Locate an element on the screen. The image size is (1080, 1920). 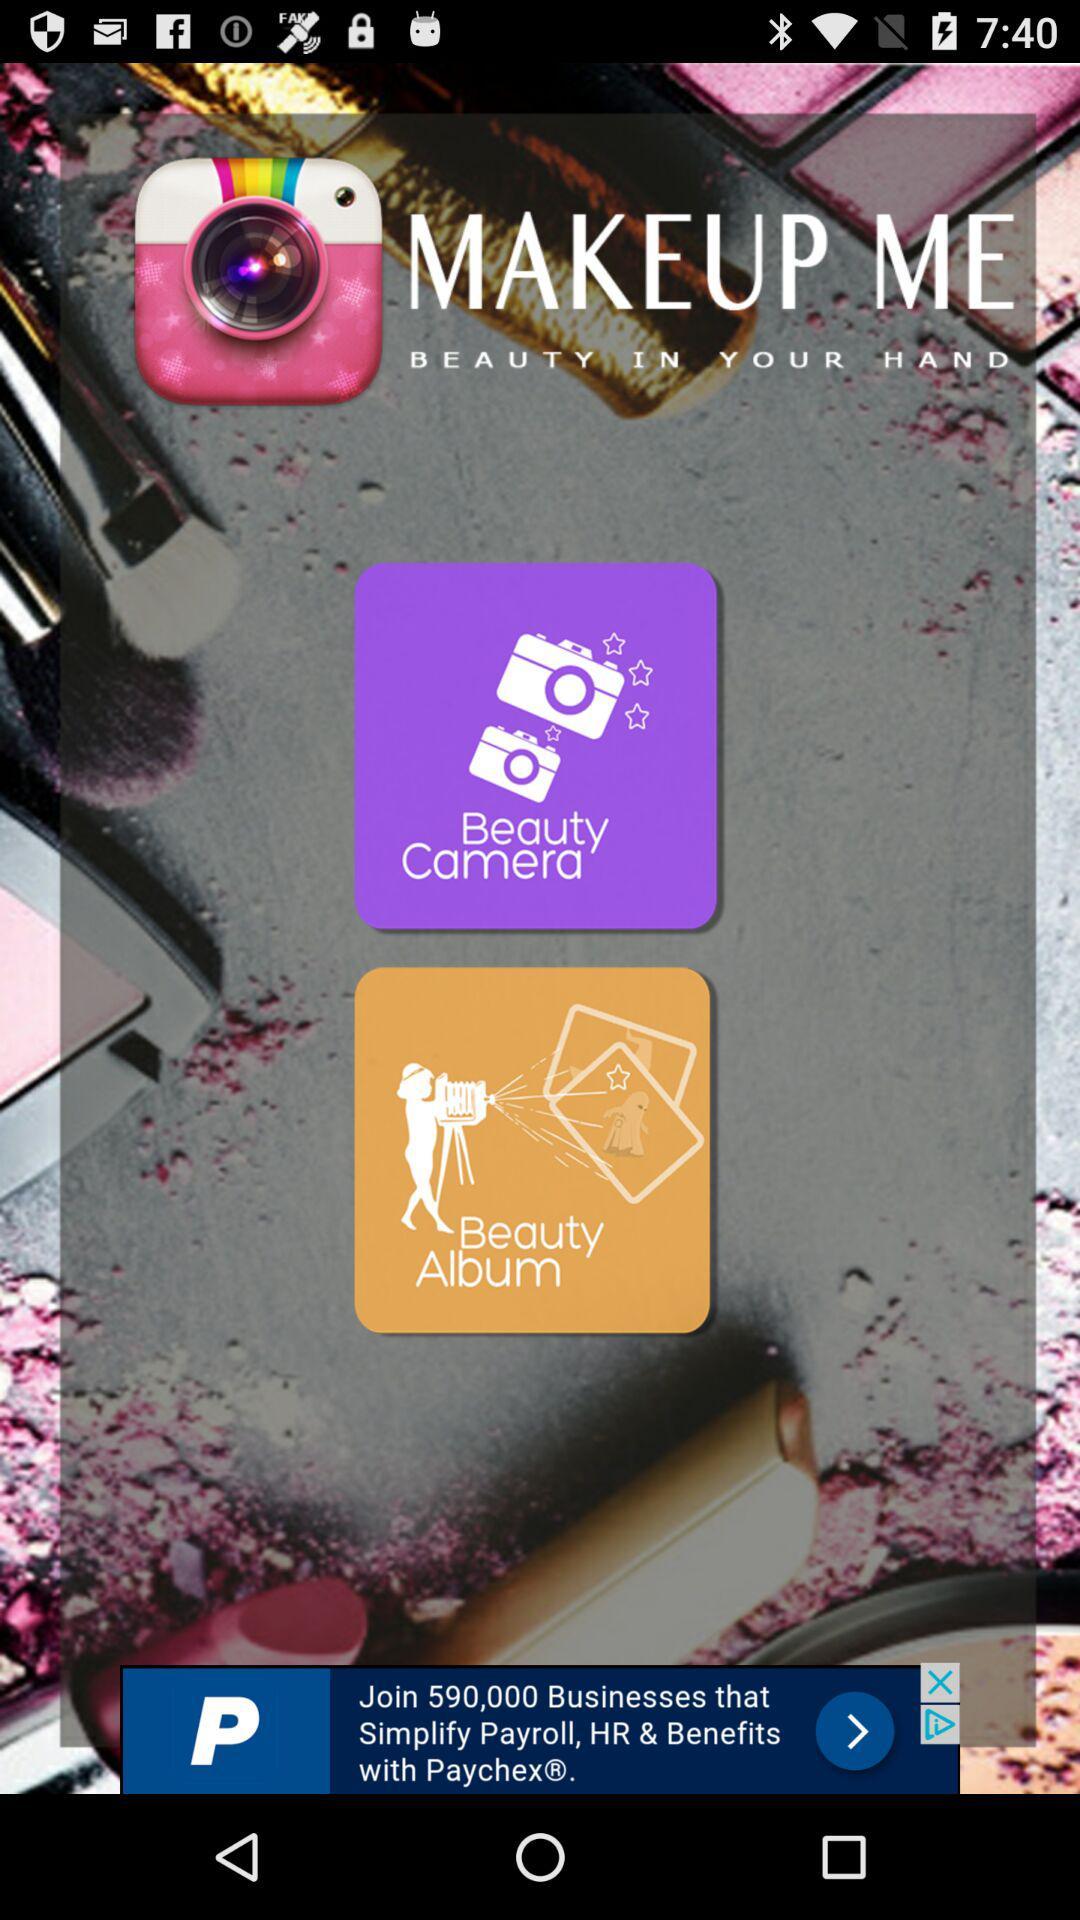
advertisement is located at coordinates (540, 1155).